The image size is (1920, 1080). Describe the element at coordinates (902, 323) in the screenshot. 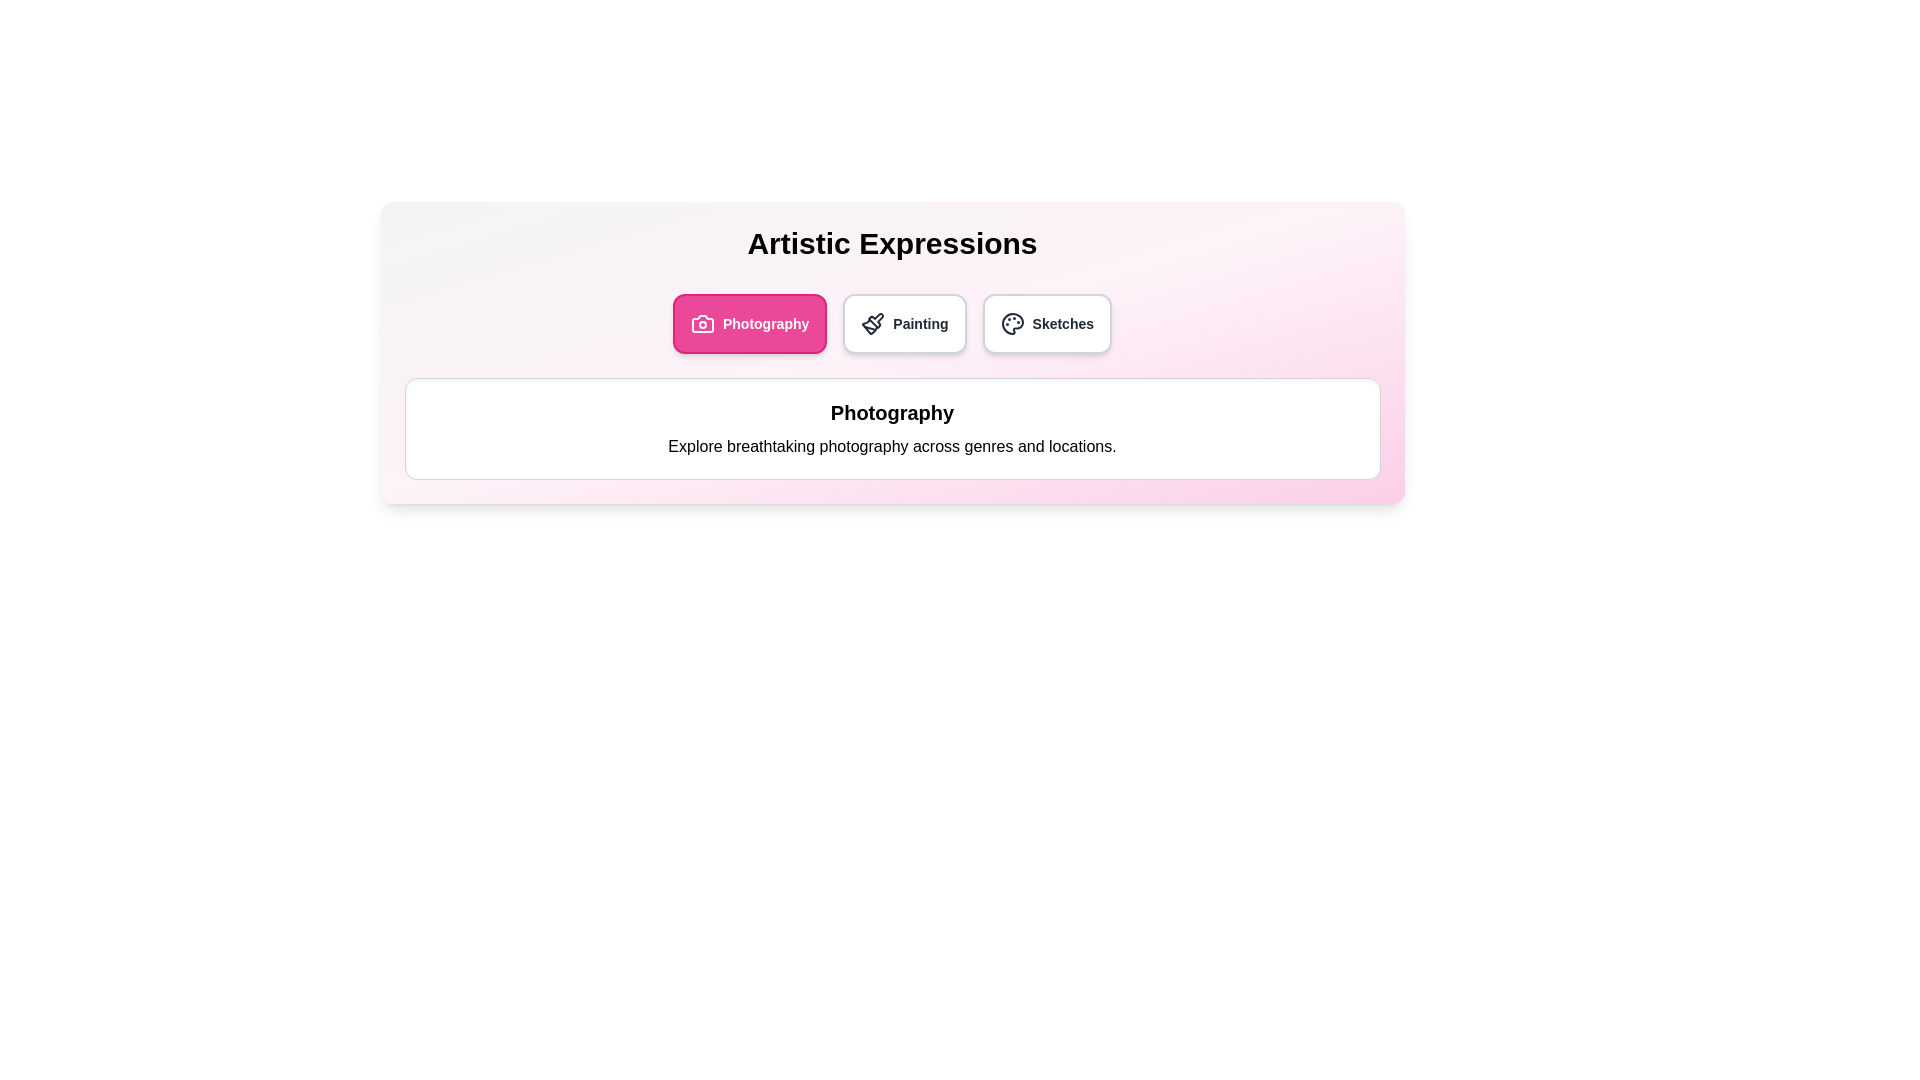

I see `the tab labeled Painting to display its text` at that location.